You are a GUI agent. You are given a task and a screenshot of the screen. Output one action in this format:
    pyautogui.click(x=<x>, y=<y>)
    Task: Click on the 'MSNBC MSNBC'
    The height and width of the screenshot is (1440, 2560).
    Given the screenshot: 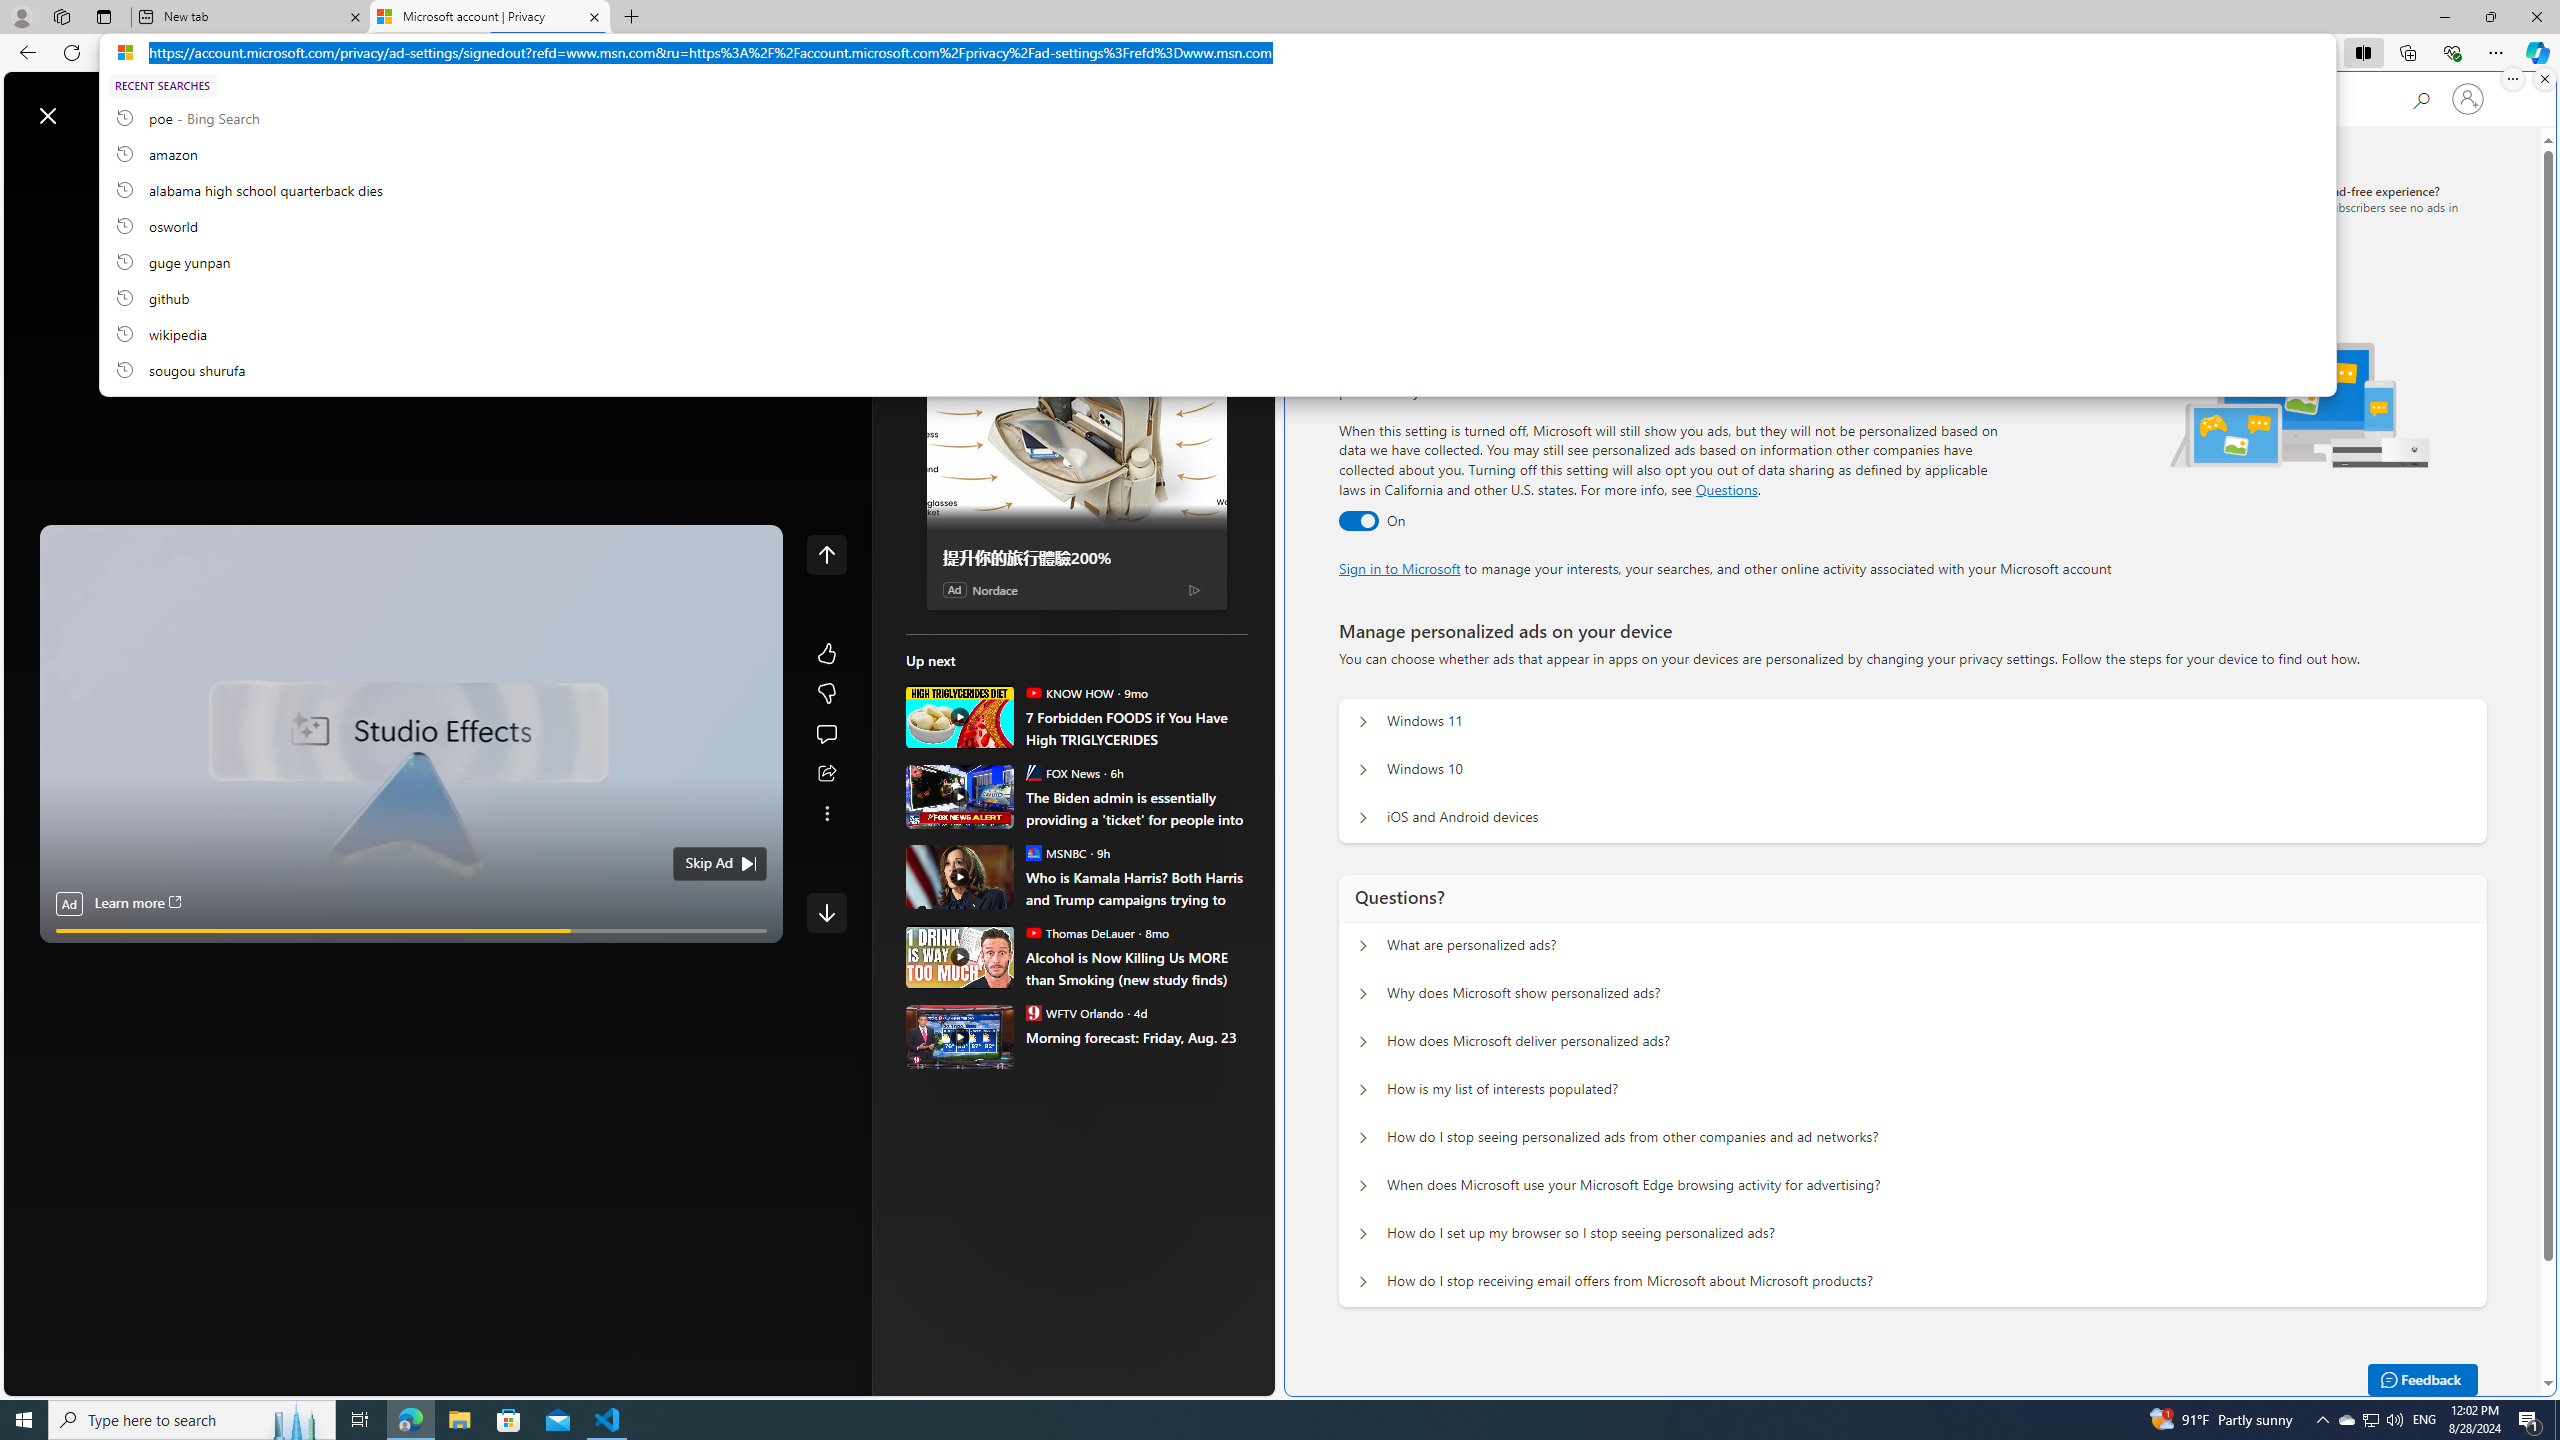 What is the action you would take?
    pyautogui.click(x=1055, y=851)
    